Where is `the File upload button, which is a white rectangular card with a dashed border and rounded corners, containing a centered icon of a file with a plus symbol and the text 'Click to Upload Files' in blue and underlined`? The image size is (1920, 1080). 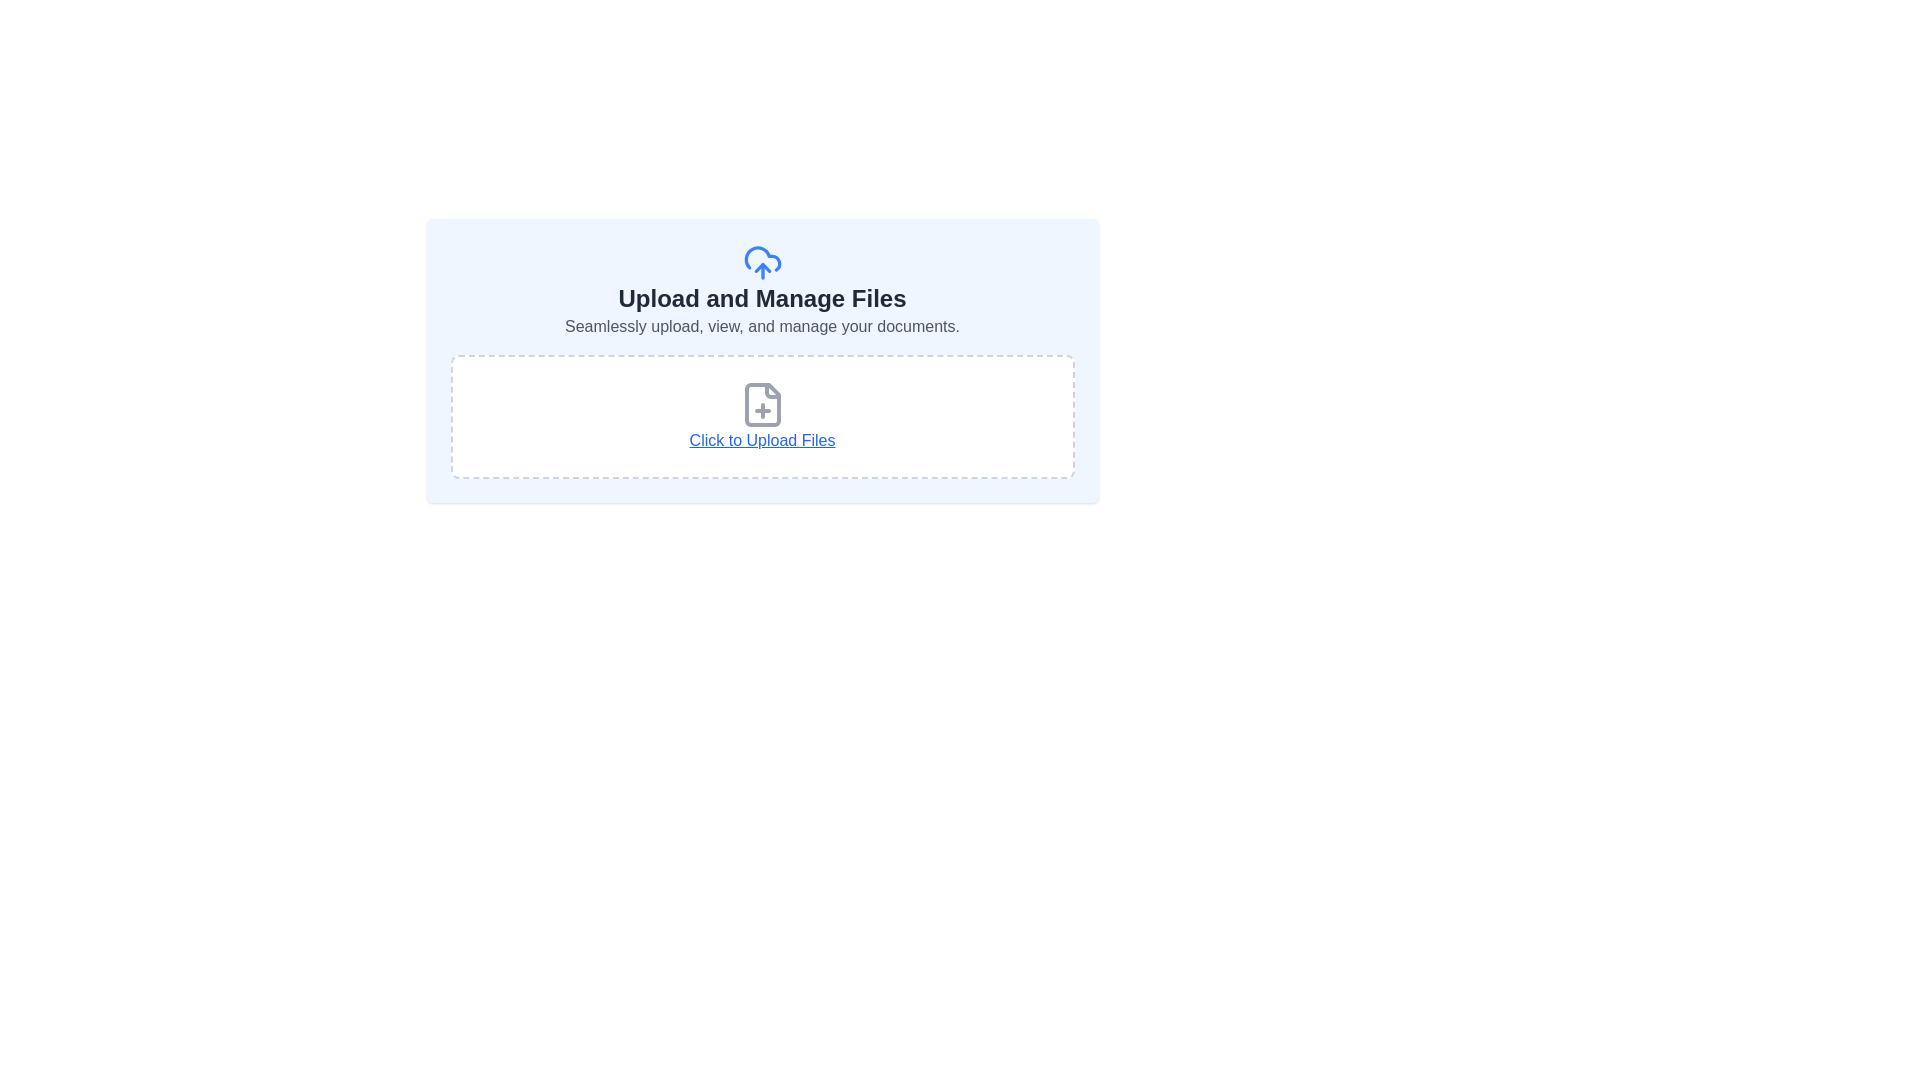
the File upload button, which is a white rectangular card with a dashed border and rounded corners, containing a centered icon of a file with a plus symbol and the text 'Click to Upload Files' in blue and underlined is located at coordinates (761, 415).